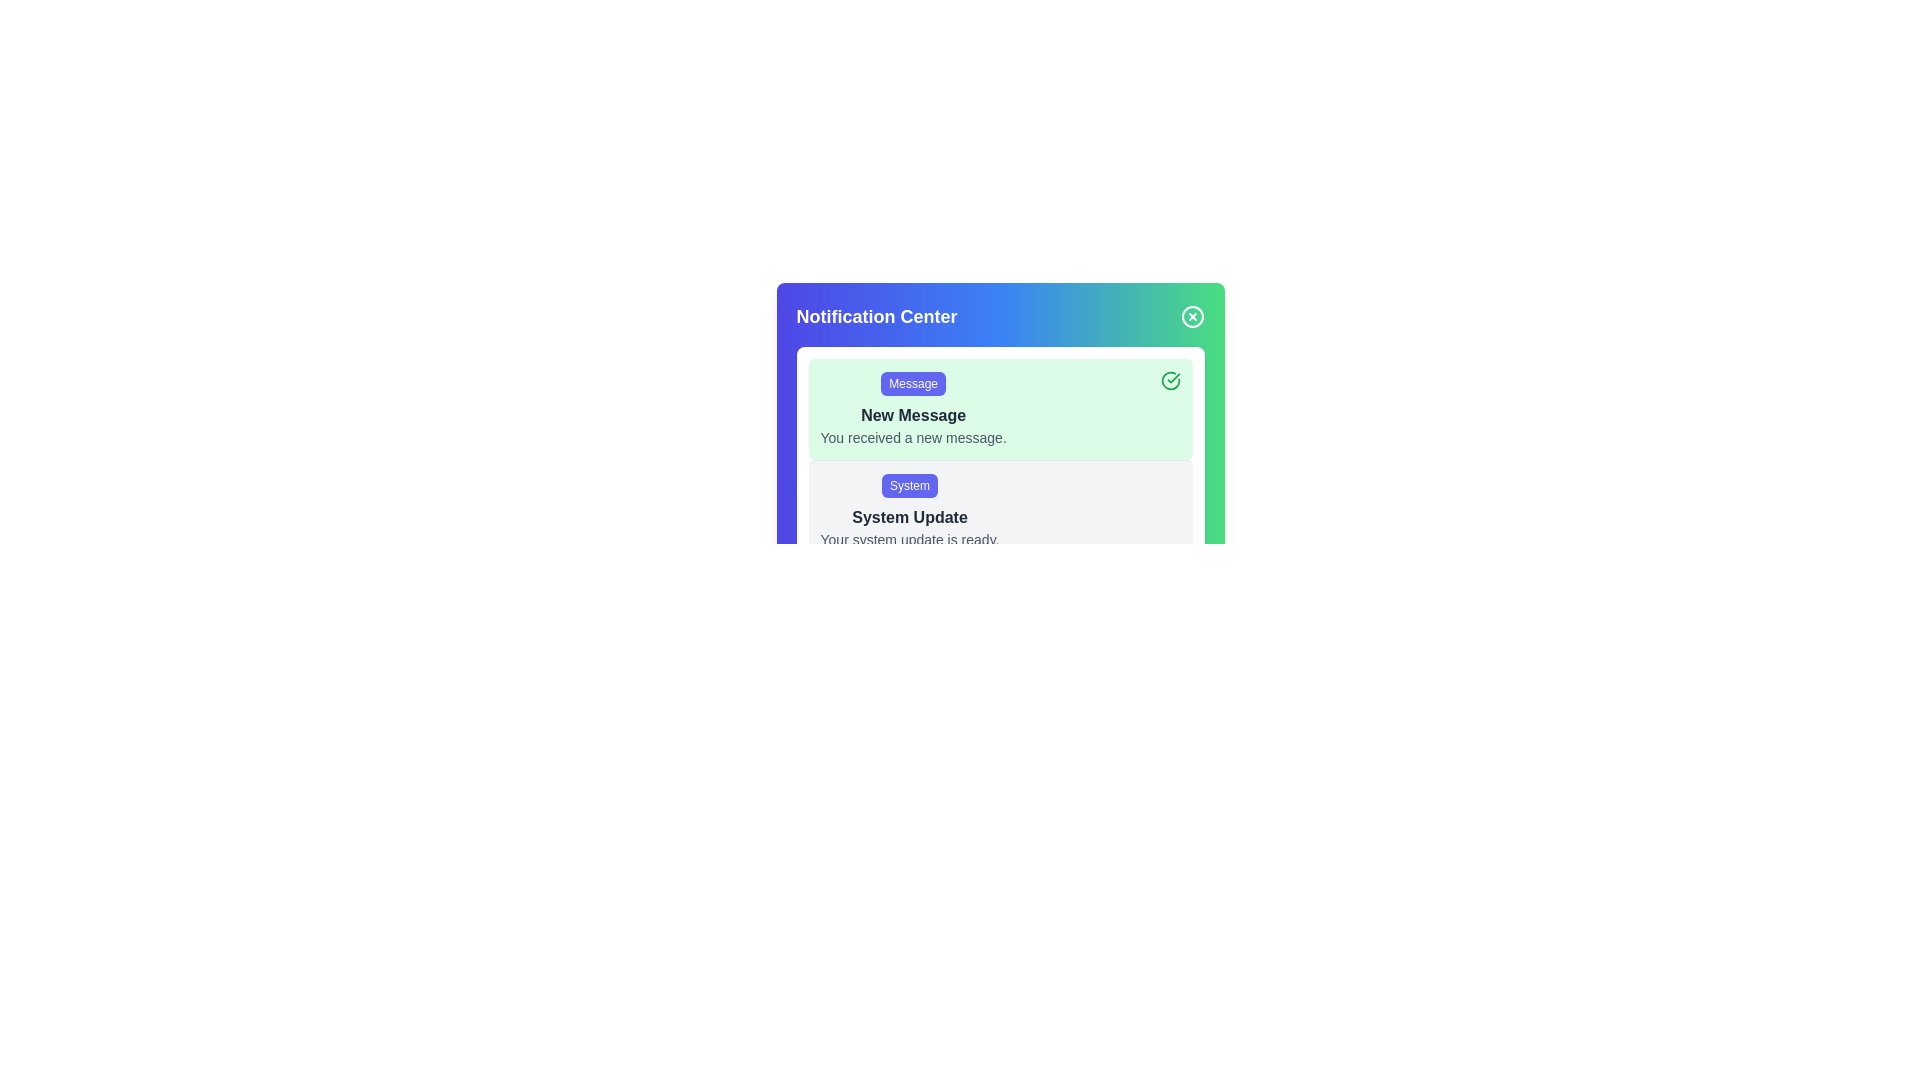 Image resolution: width=1920 pixels, height=1080 pixels. Describe the element at coordinates (877, 315) in the screenshot. I see `the text label that serves as the title for the notification interface, located at the top-center of the visible interface` at that location.